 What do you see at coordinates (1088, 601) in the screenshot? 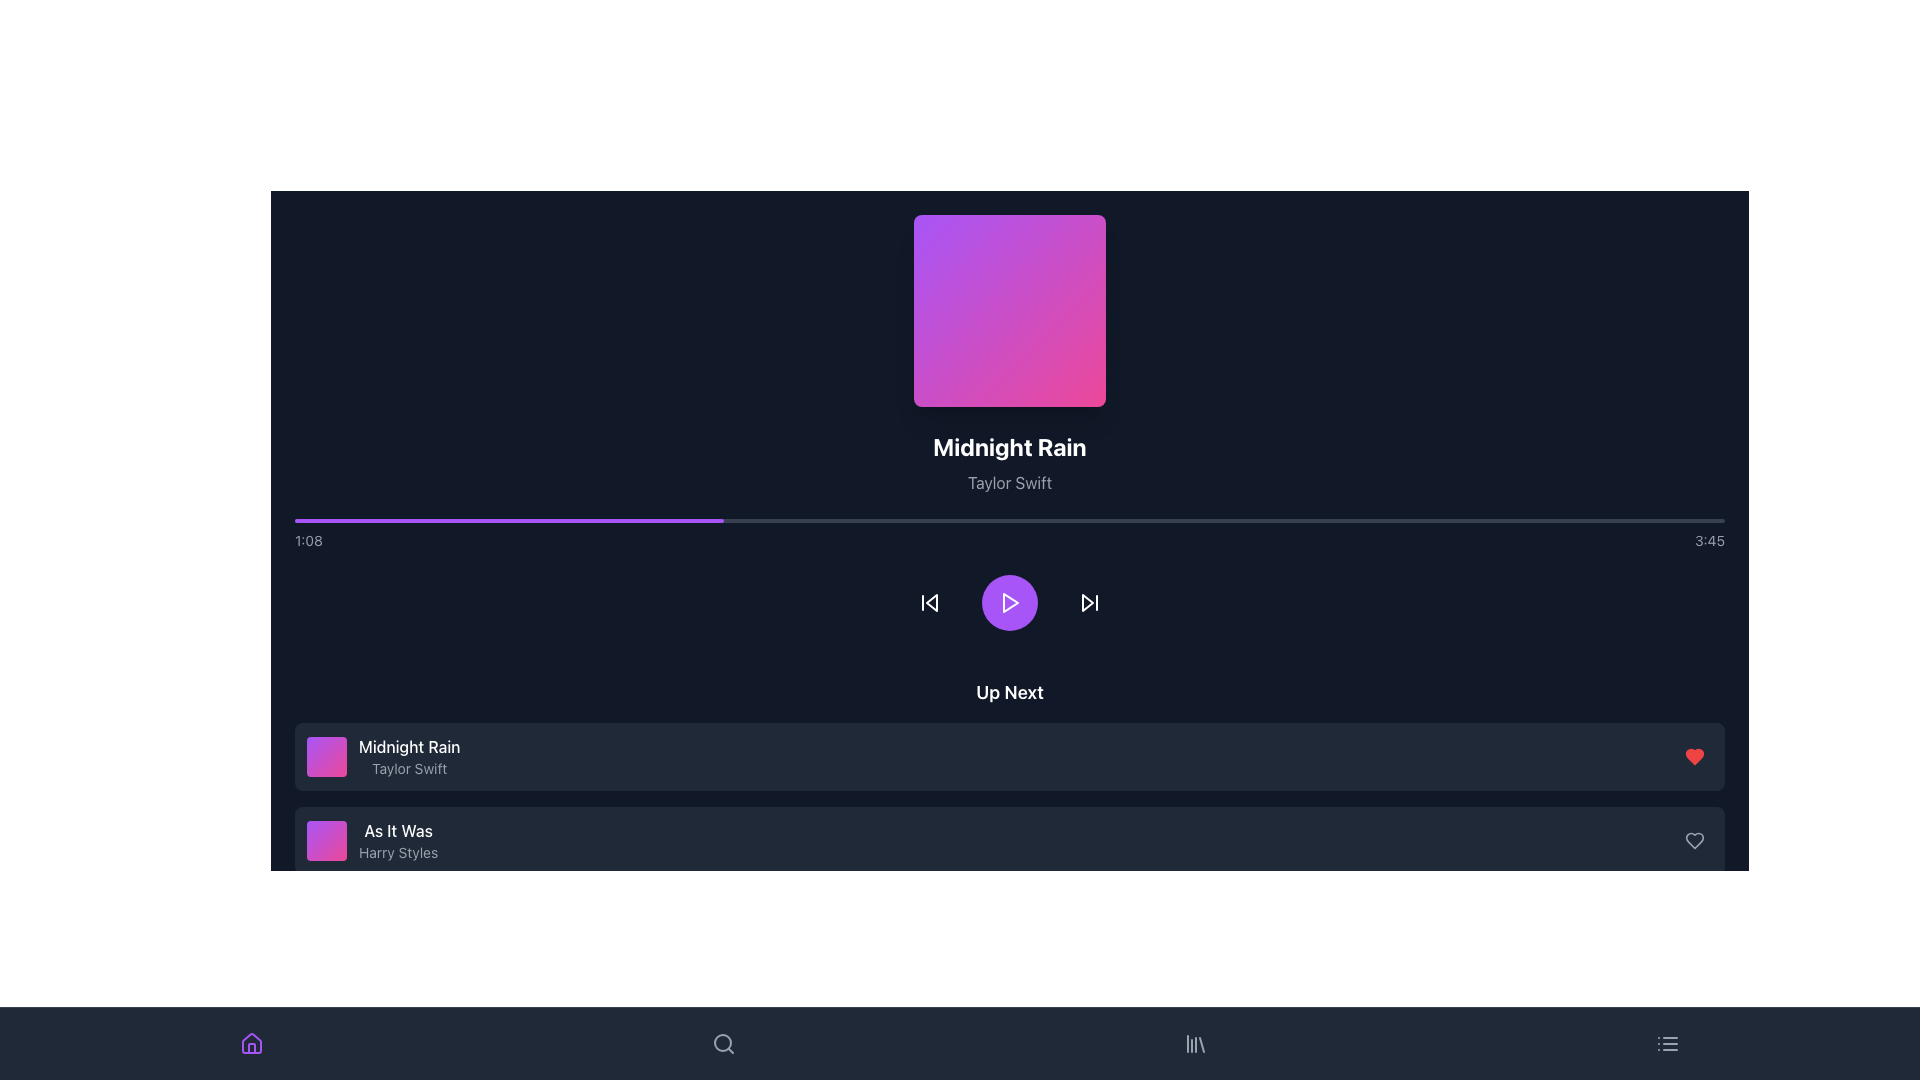
I see `the forward-skip icon, which is a white arrow pointing right within a dark circular background, located on the right side of the playback controls` at bounding box center [1088, 601].